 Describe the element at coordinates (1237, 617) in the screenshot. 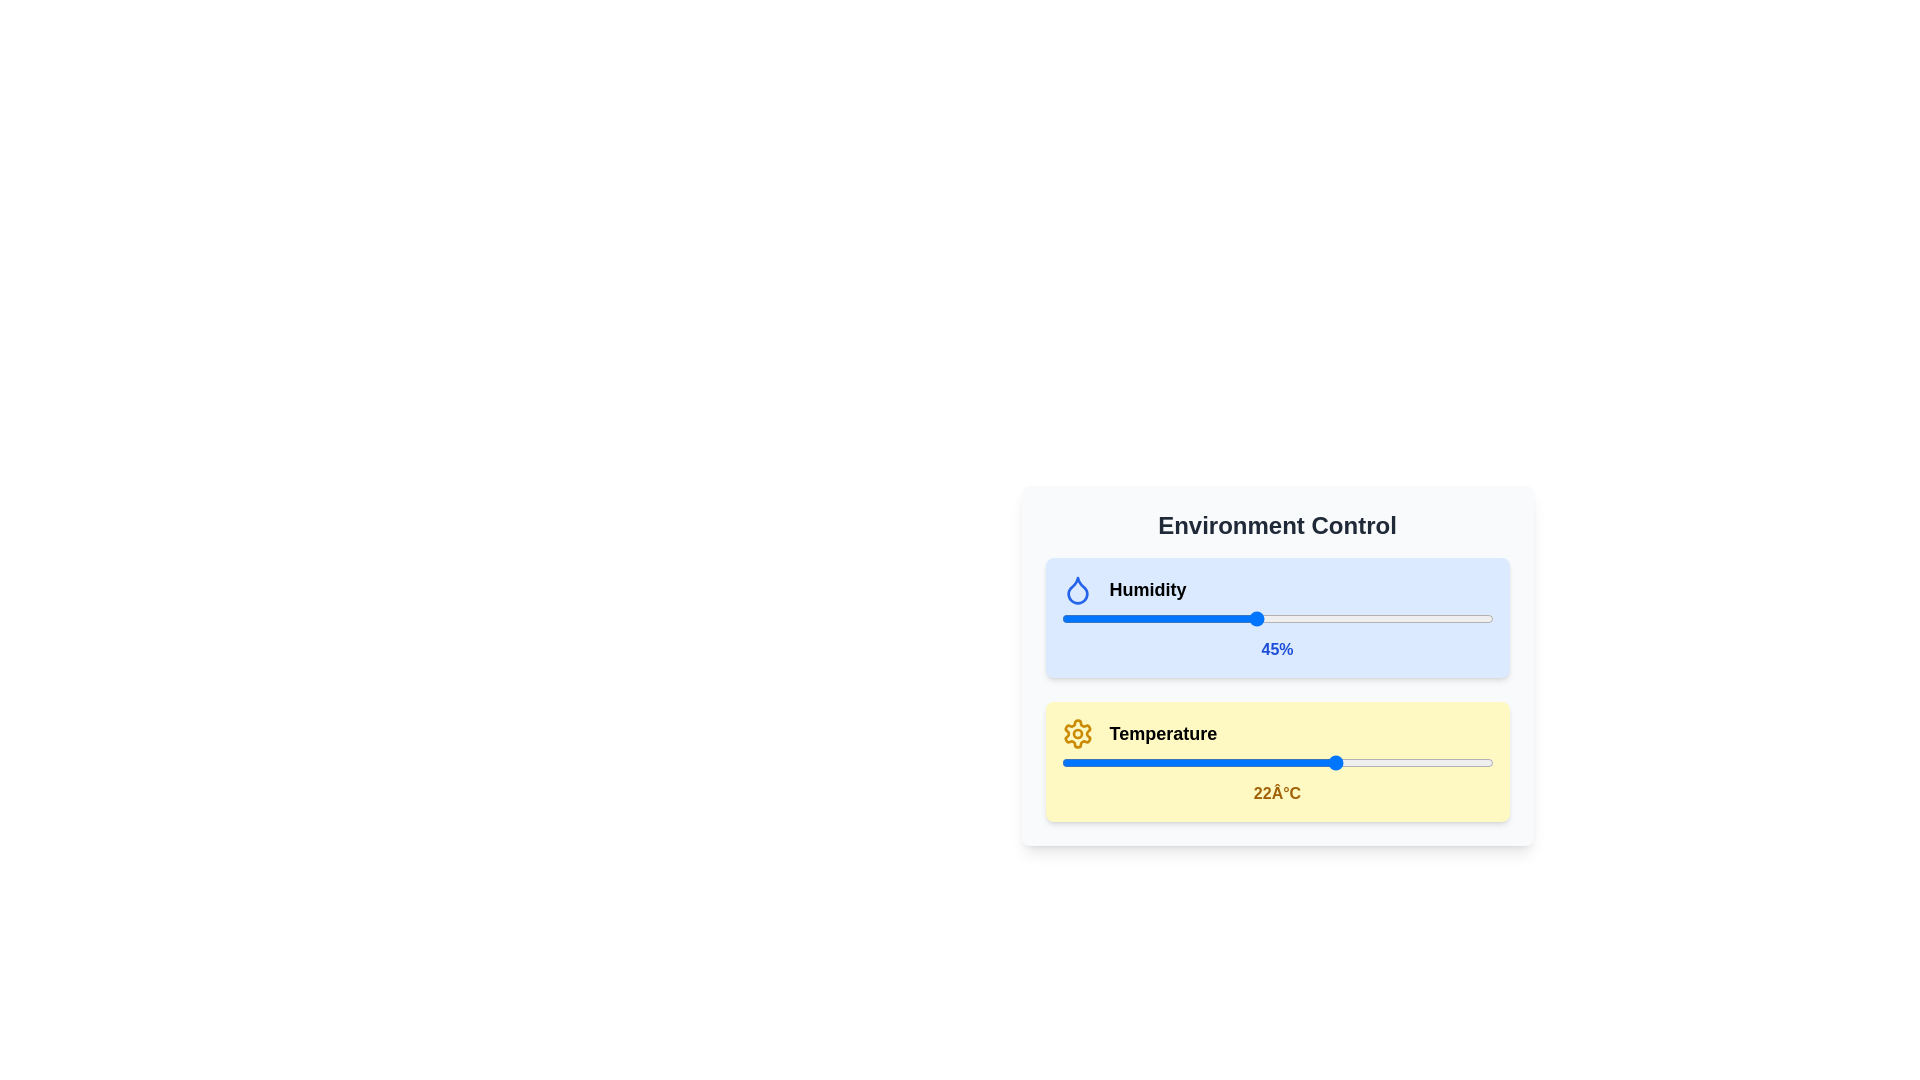

I see `the humidity slider to set the humidity level to 41%` at that location.